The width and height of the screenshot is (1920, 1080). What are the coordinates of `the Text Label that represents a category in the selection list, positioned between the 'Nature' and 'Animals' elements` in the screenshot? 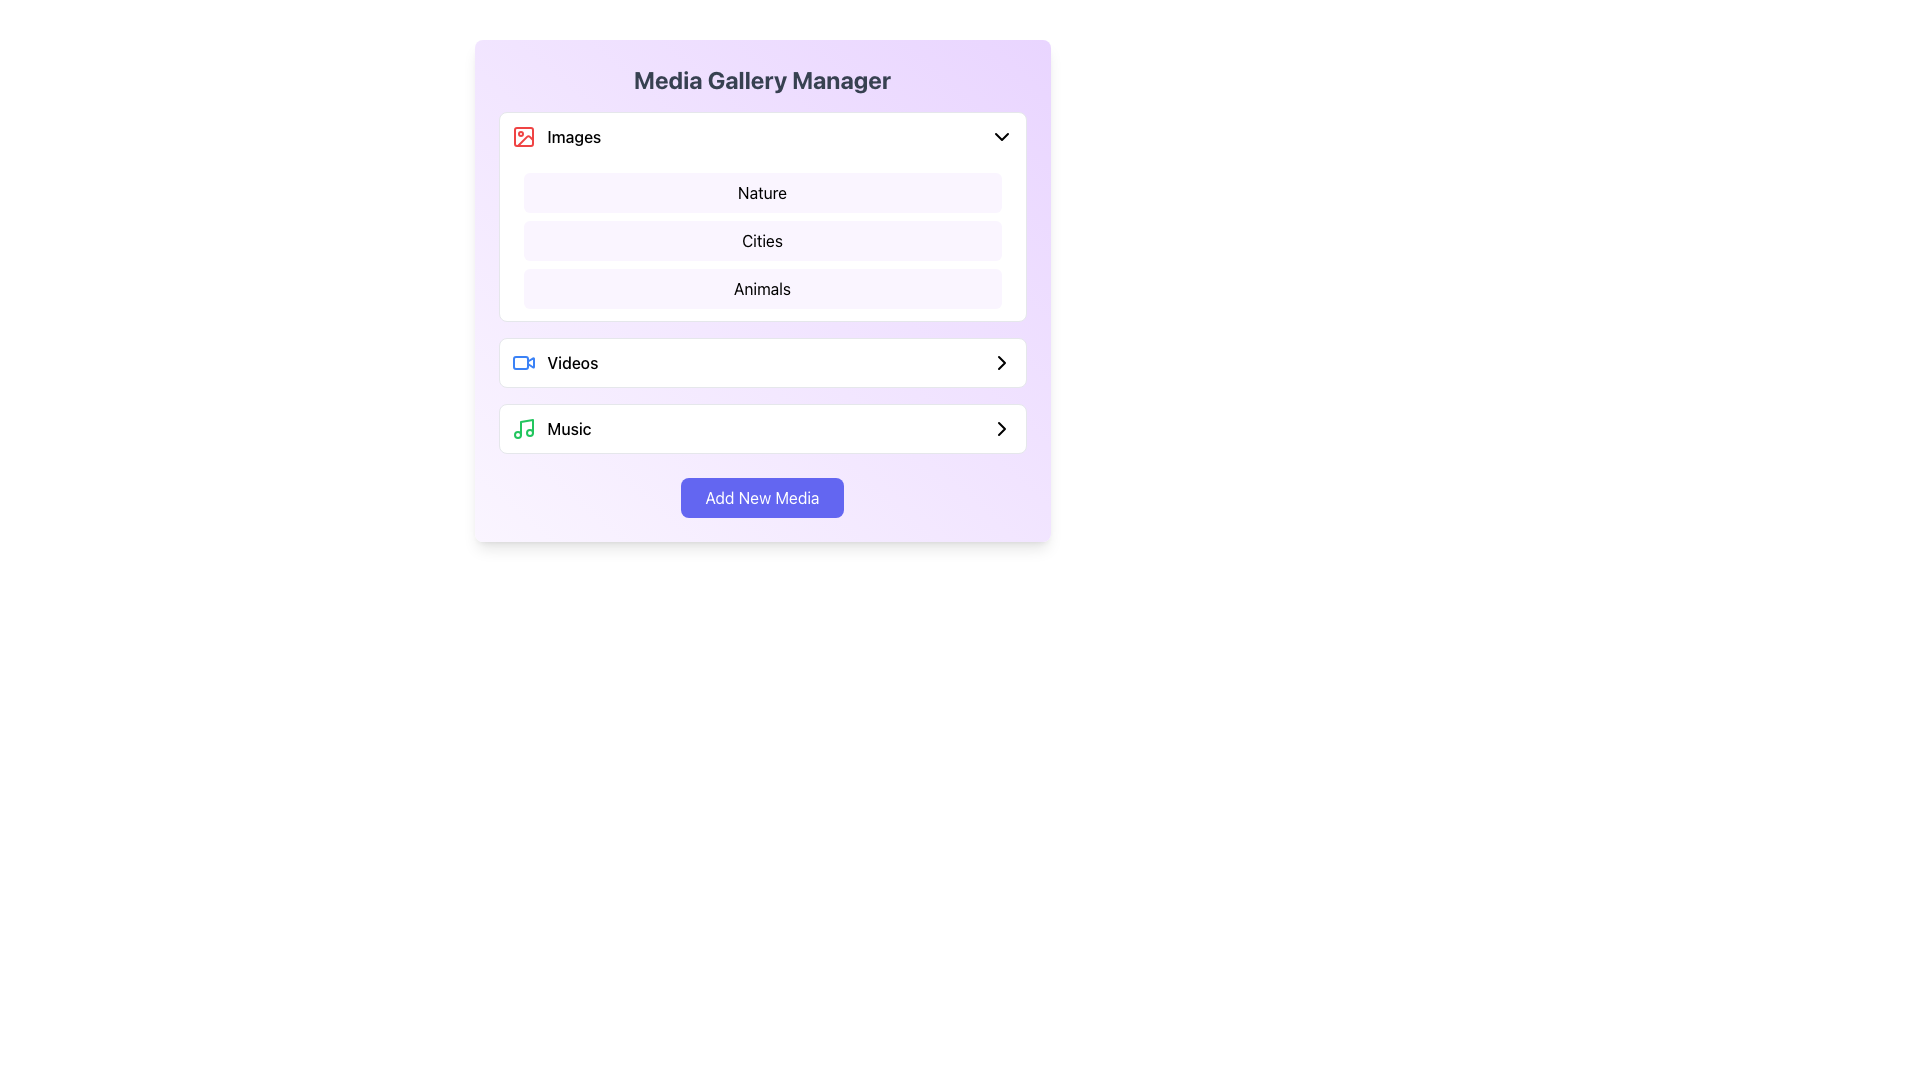 It's located at (761, 239).